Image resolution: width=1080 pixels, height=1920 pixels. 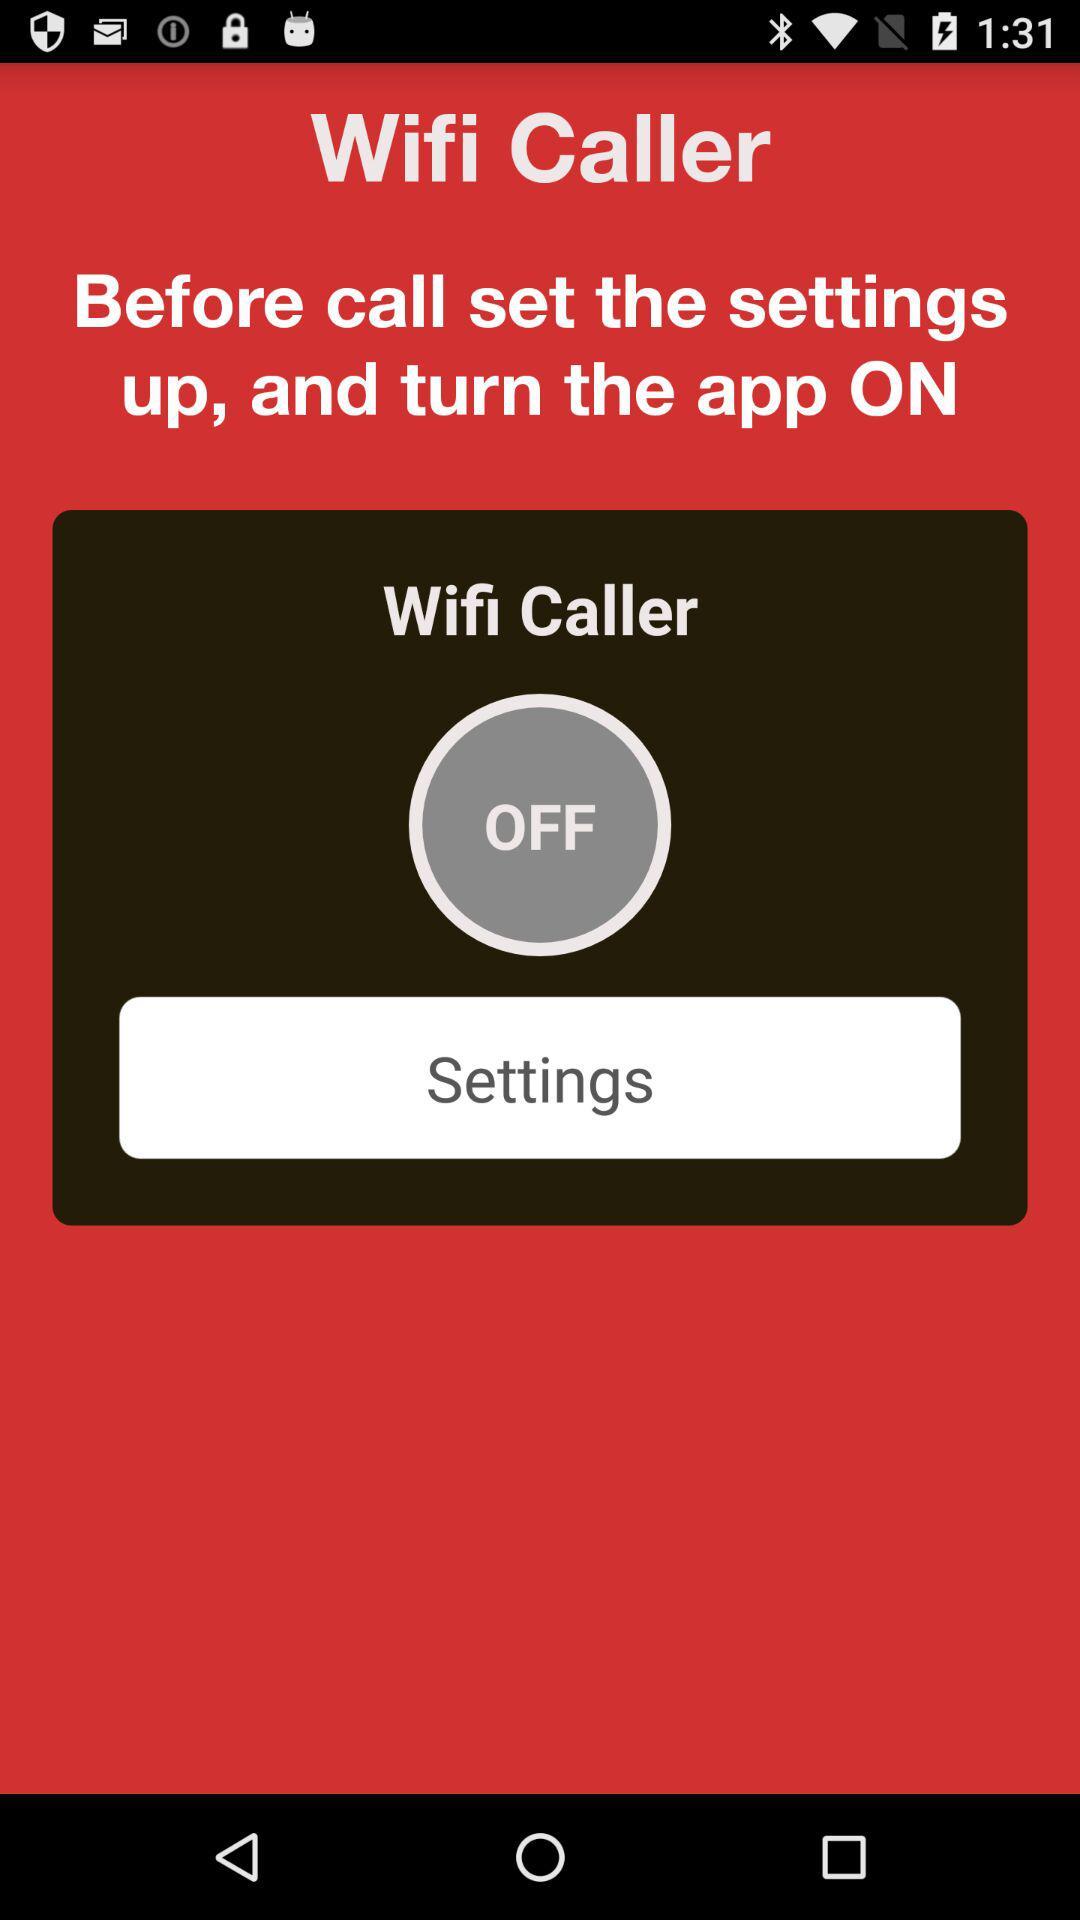 What do you see at coordinates (540, 825) in the screenshot?
I see `the off` at bounding box center [540, 825].